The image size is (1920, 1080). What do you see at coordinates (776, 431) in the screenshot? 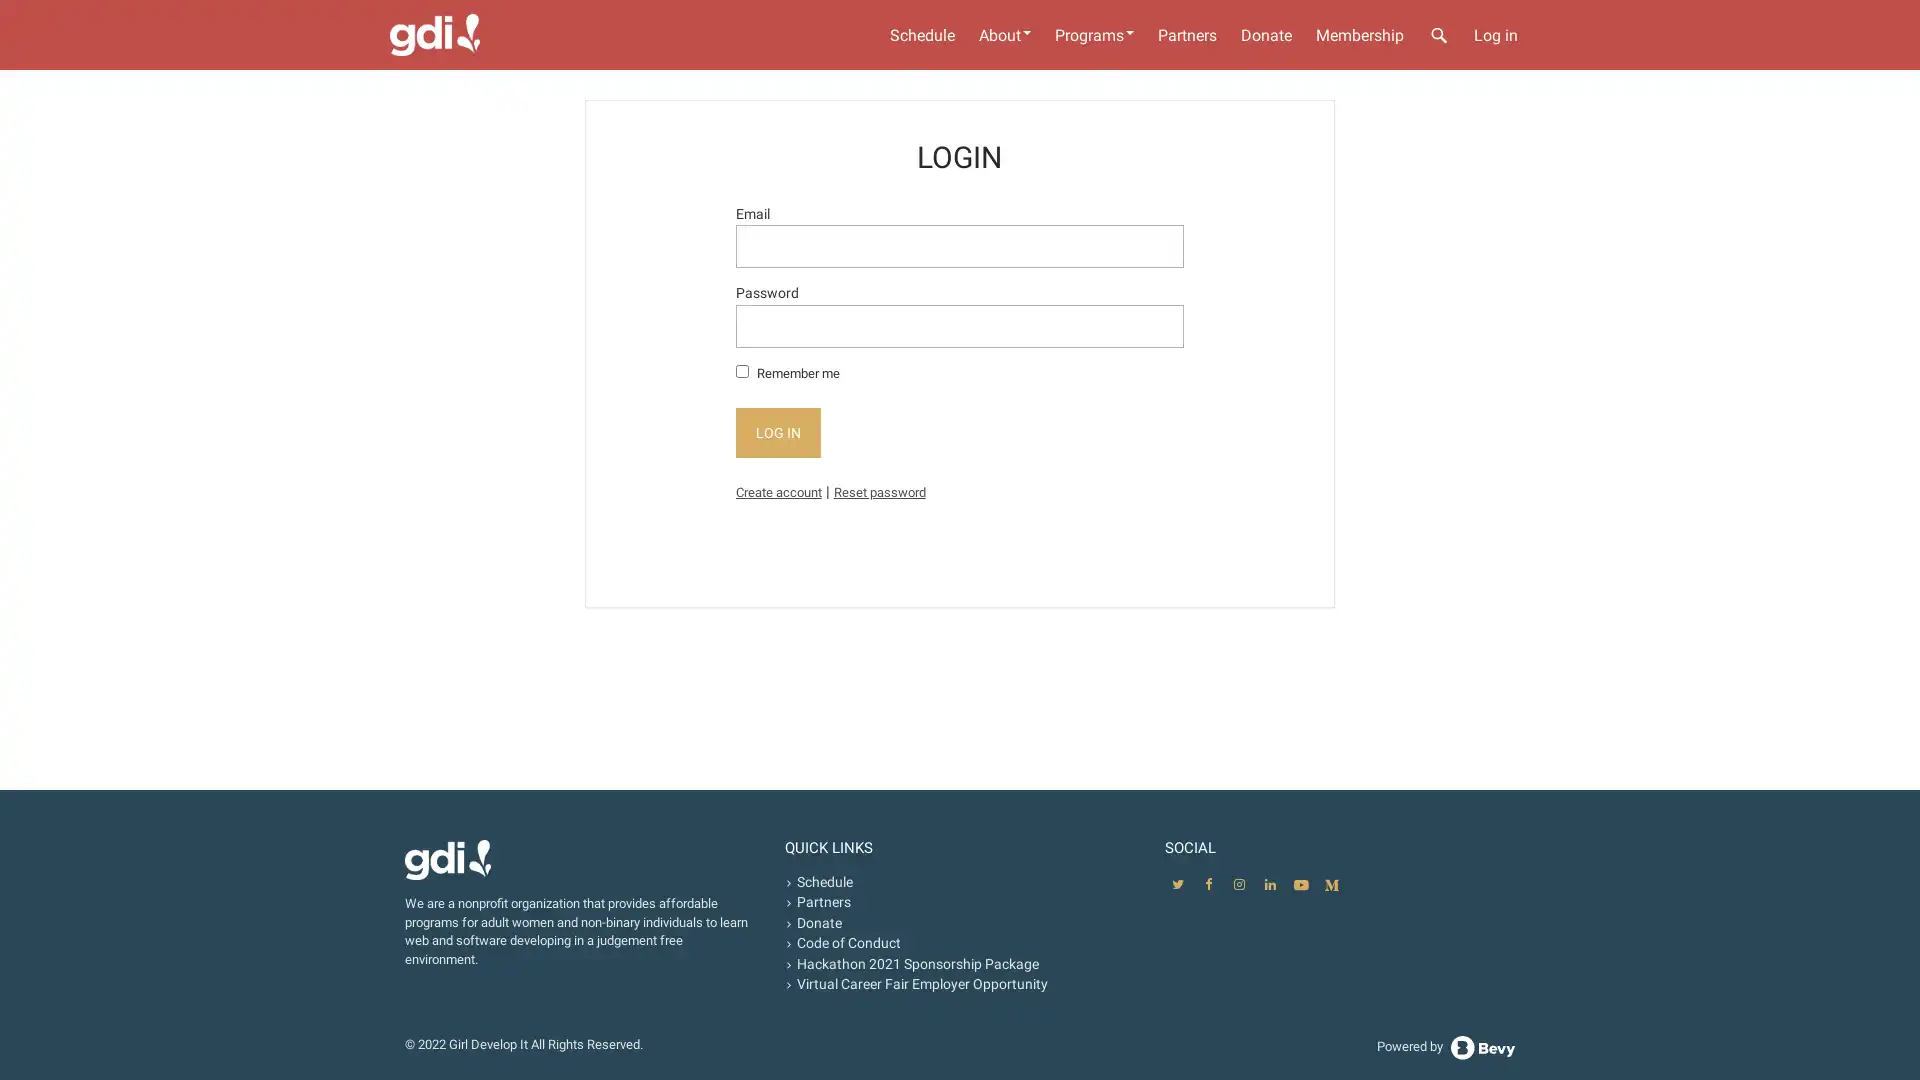
I see `LOG IN` at bounding box center [776, 431].